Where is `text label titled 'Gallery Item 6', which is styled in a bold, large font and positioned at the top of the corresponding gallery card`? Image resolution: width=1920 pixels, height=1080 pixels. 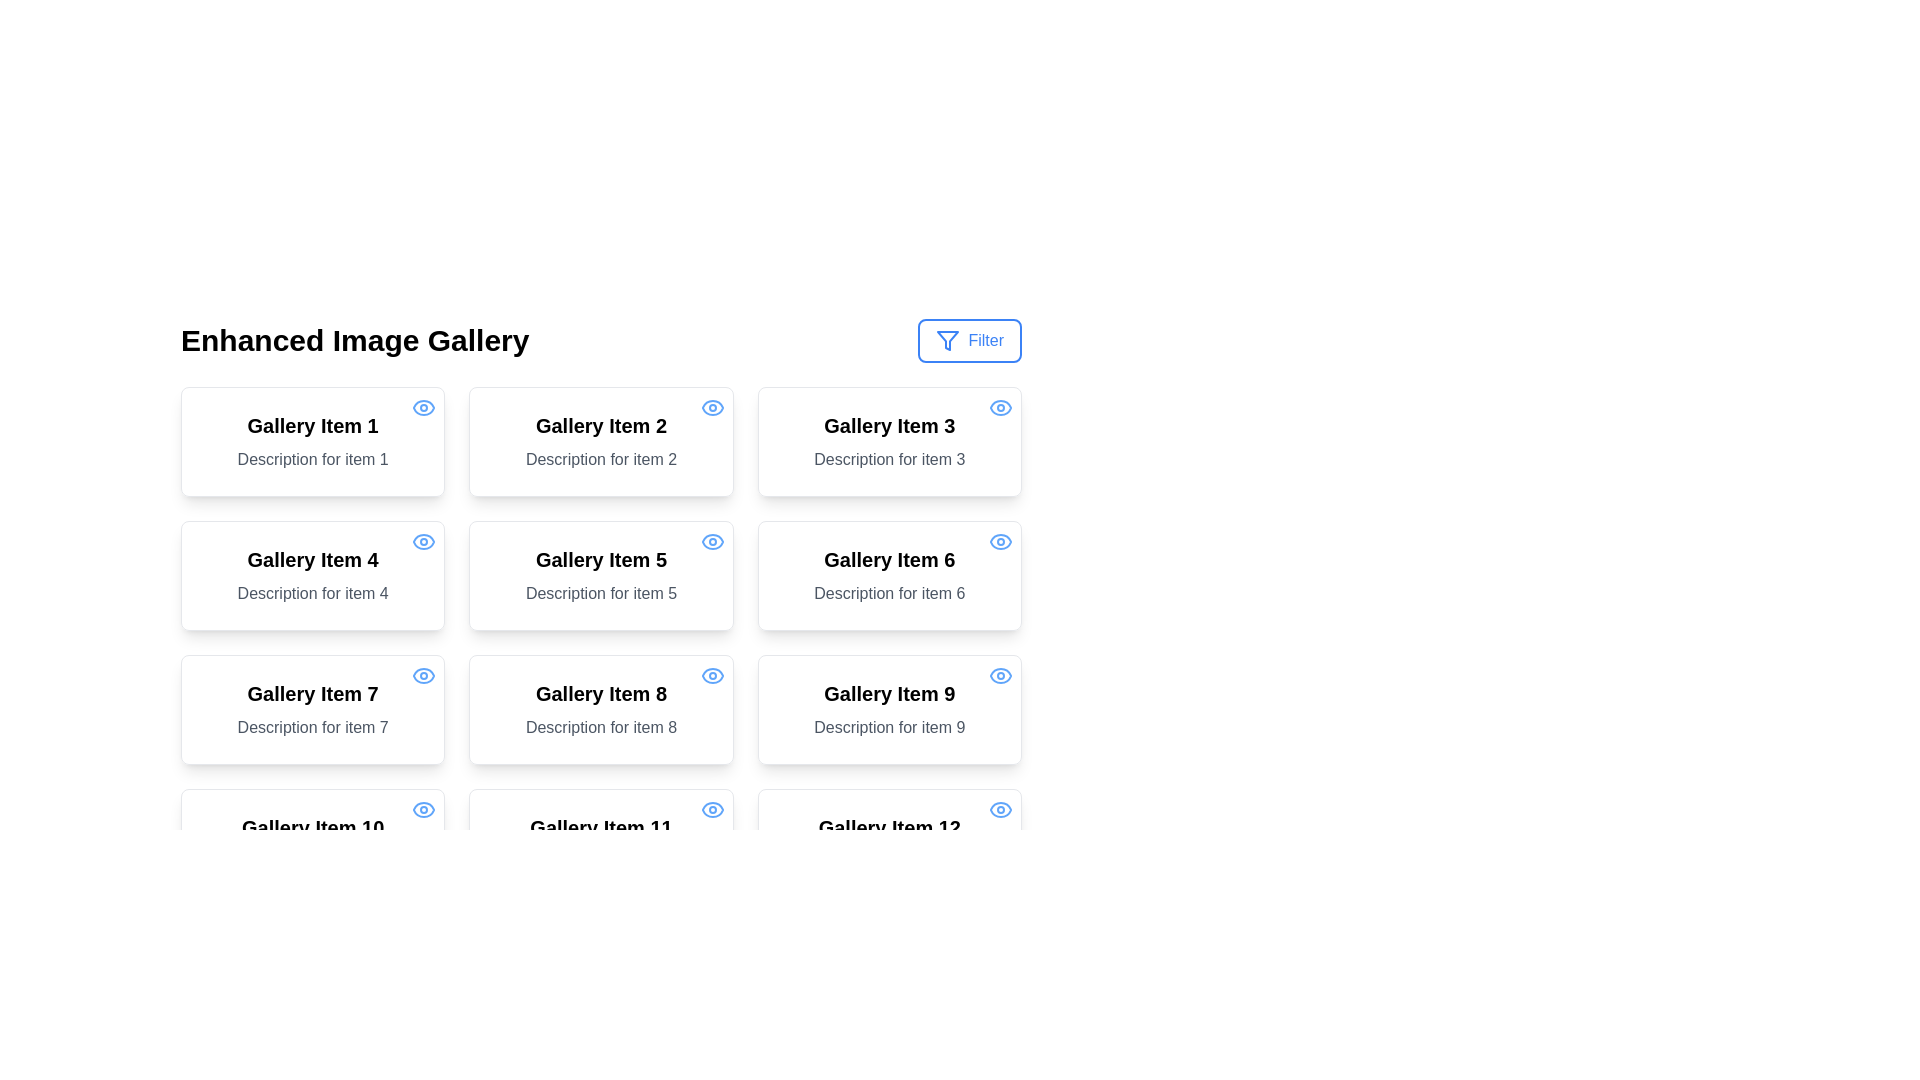
text label titled 'Gallery Item 6', which is styled in a bold, large font and positioned at the top of the corresponding gallery card is located at coordinates (888, 559).